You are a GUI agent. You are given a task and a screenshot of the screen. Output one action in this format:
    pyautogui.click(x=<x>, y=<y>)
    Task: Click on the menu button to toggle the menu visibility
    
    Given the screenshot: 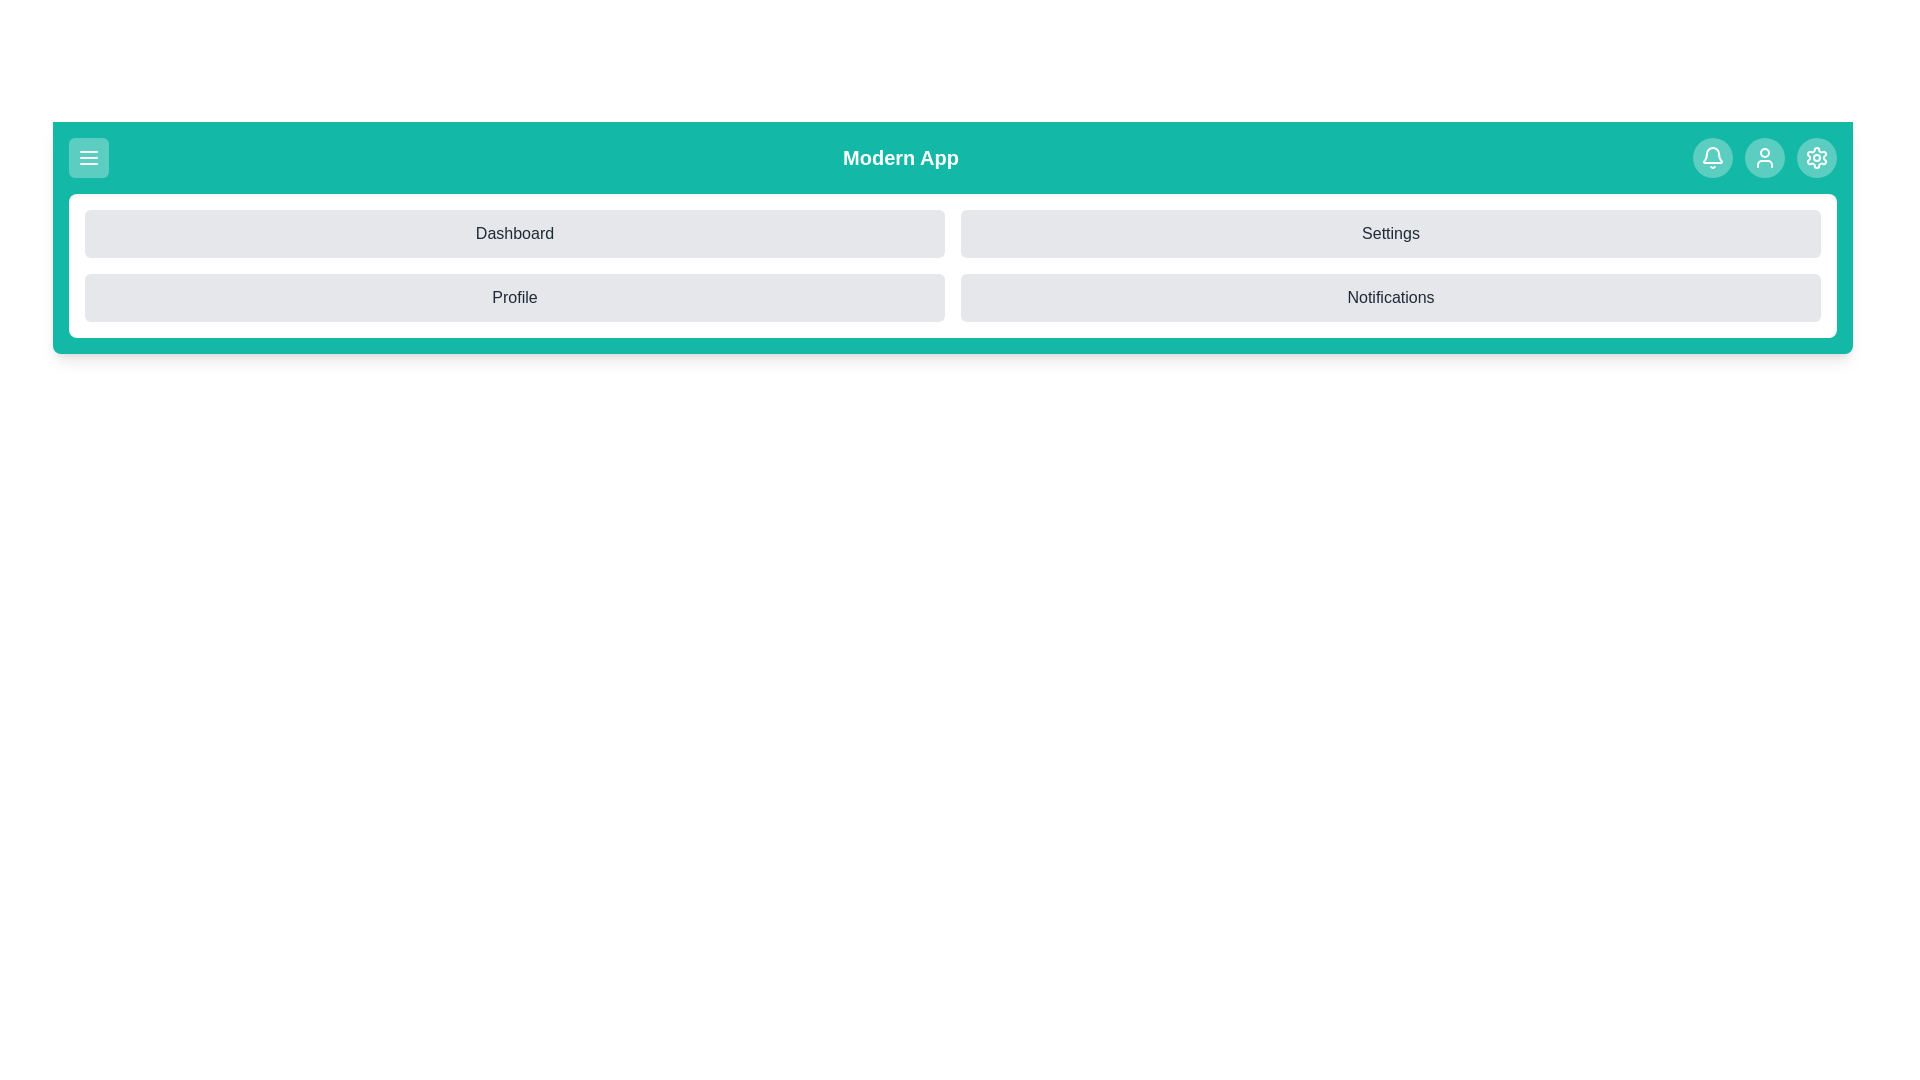 What is the action you would take?
    pyautogui.click(x=88, y=157)
    